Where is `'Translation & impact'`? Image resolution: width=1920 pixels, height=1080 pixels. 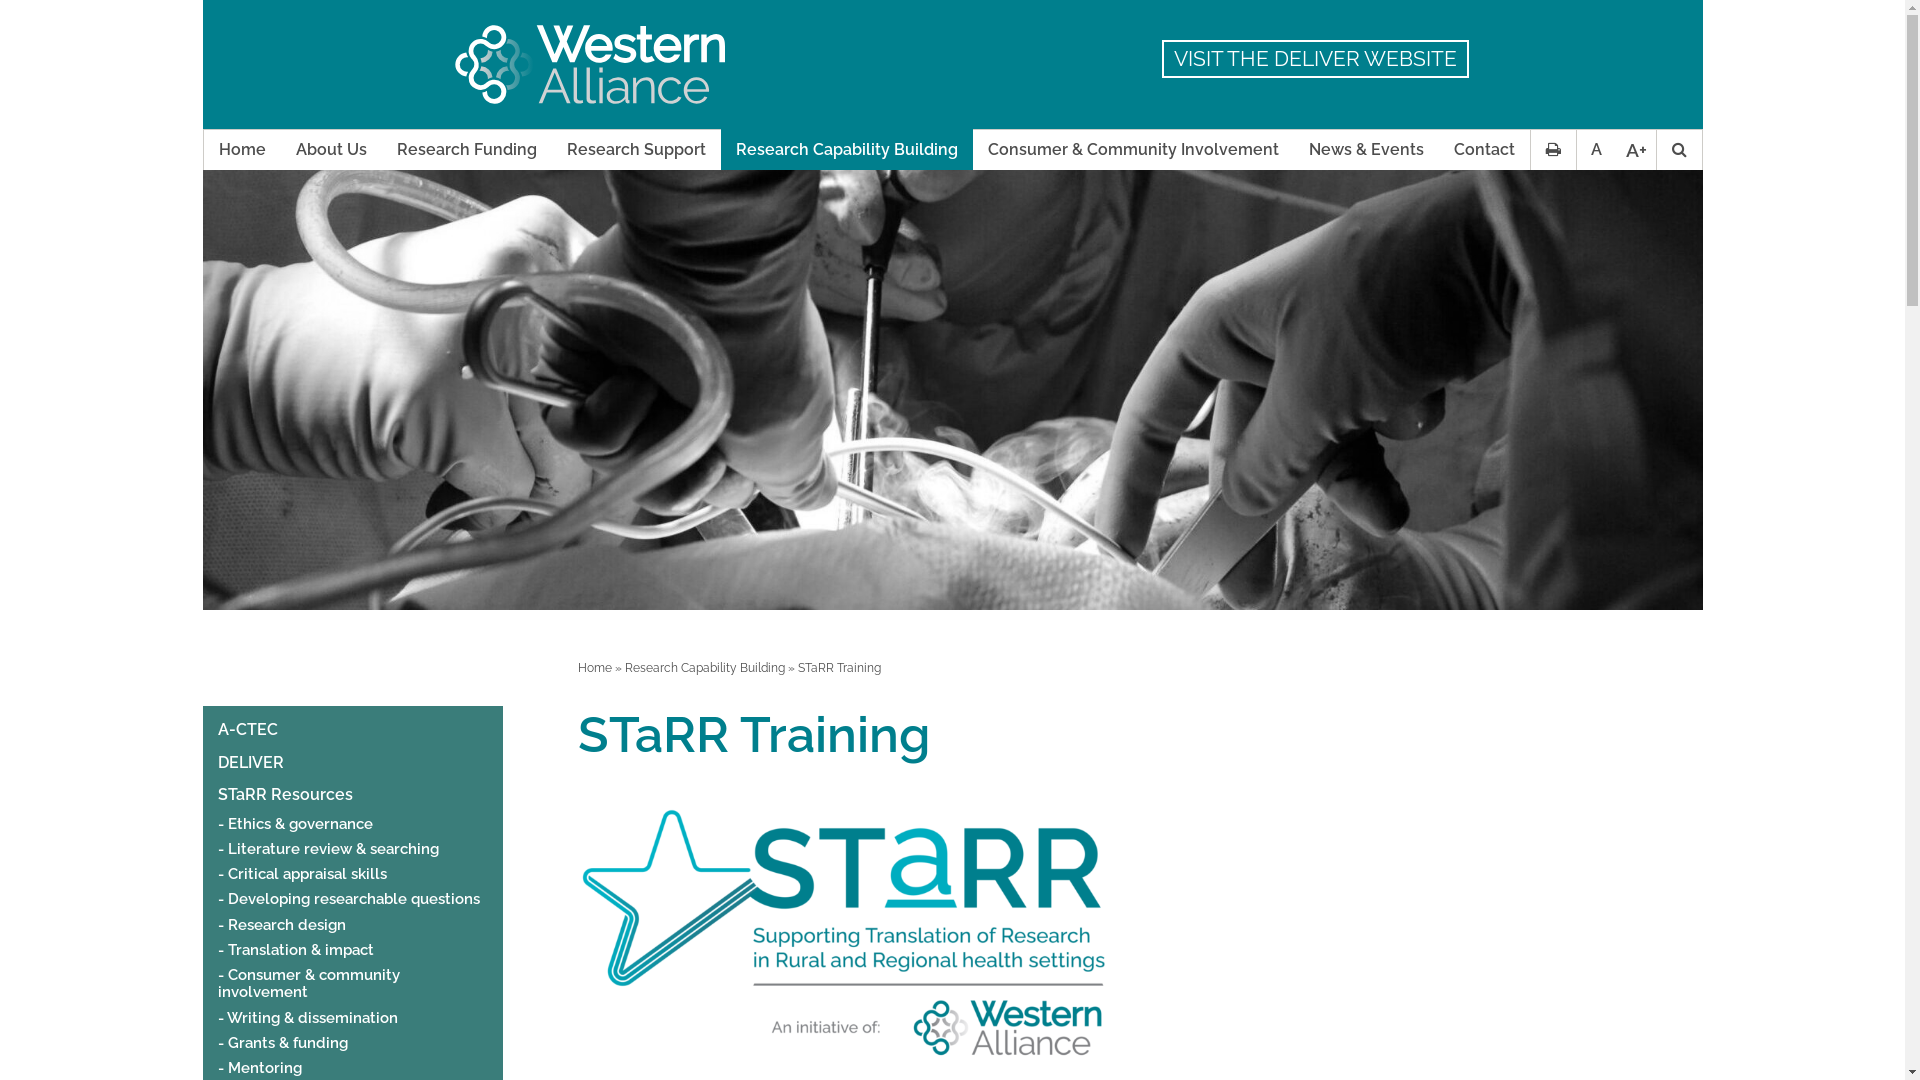 'Translation & impact' is located at coordinates (295, 949).